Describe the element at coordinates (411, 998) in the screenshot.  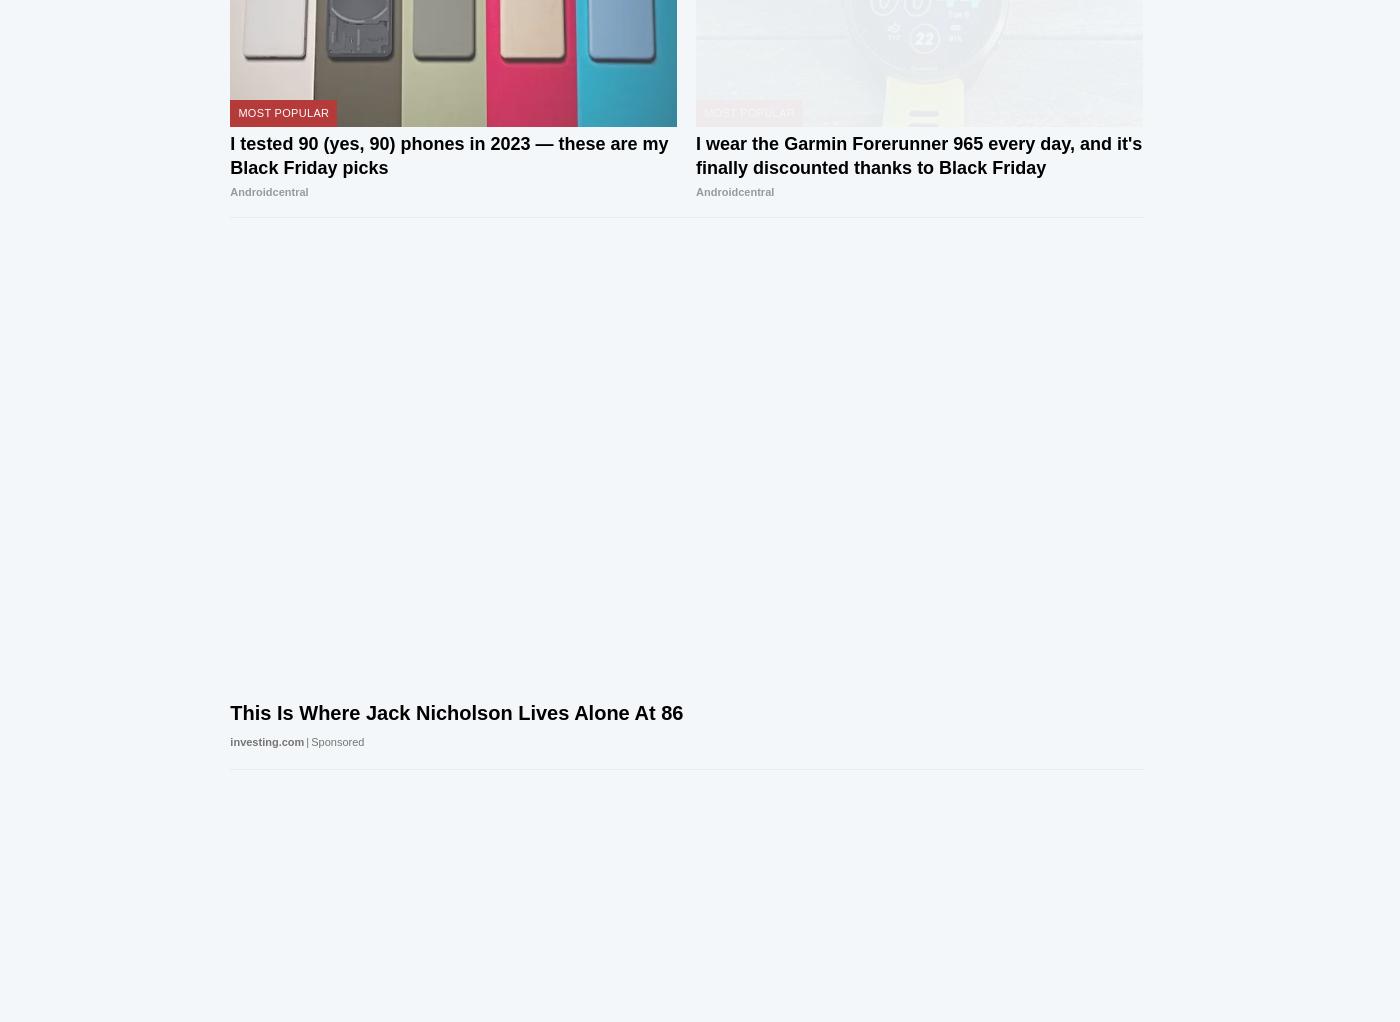
I see `'Advertising'` at that location.